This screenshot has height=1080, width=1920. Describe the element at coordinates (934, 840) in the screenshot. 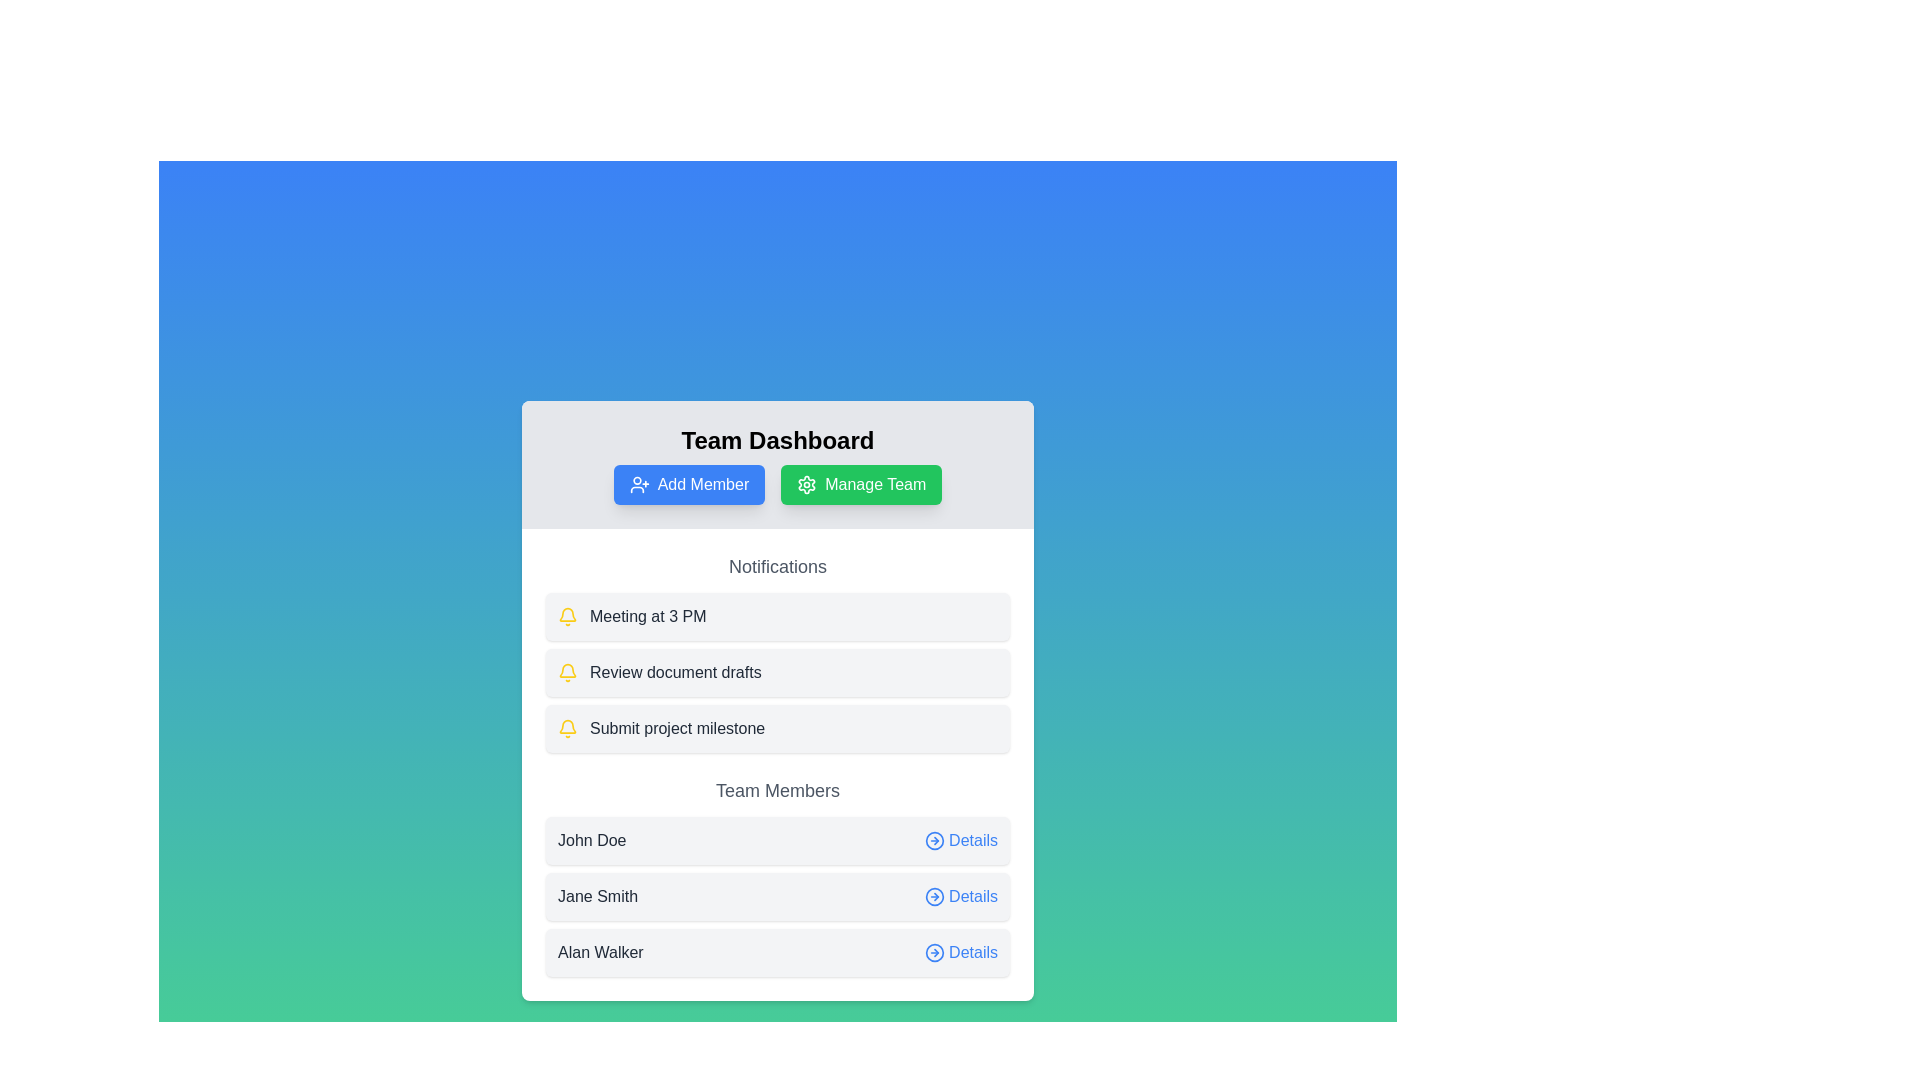

I see `the circular arrow icon pointing to the right, located in the 'Details' button for 'John Doe' in the 'Team Members' section` at that location.